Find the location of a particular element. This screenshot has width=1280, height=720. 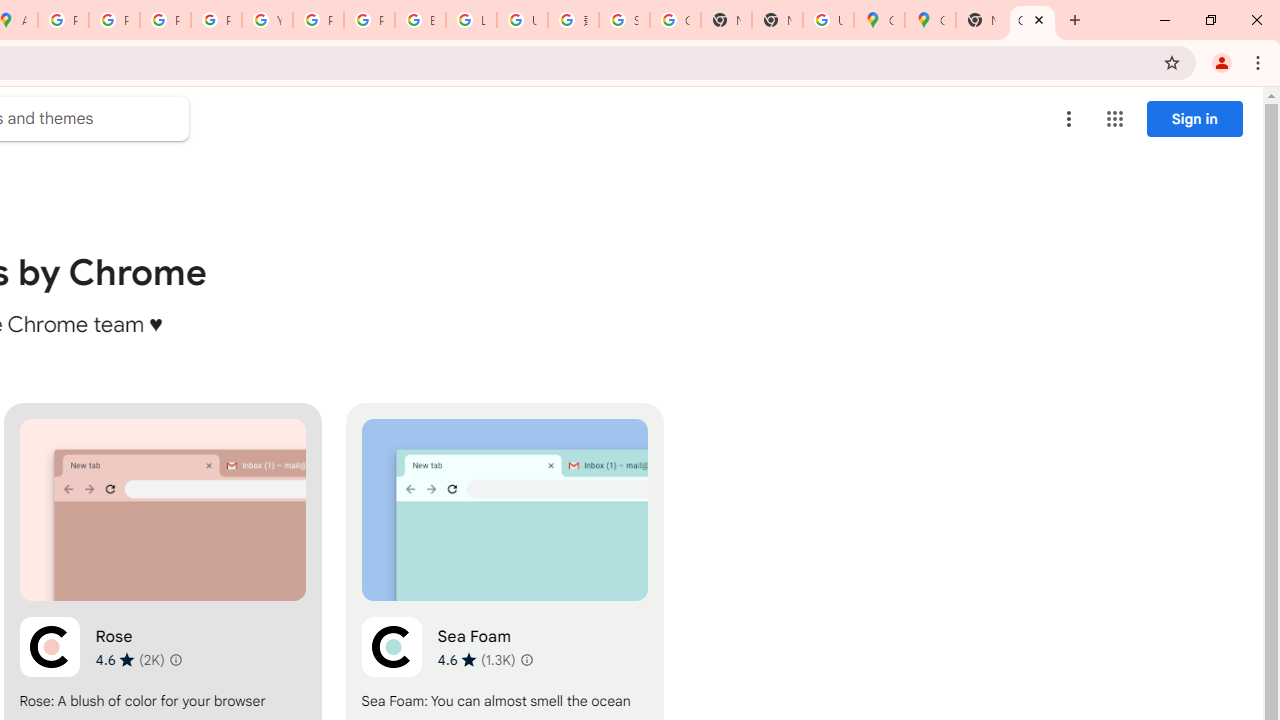

'Google Maps' is located at coordinates (929, 20).